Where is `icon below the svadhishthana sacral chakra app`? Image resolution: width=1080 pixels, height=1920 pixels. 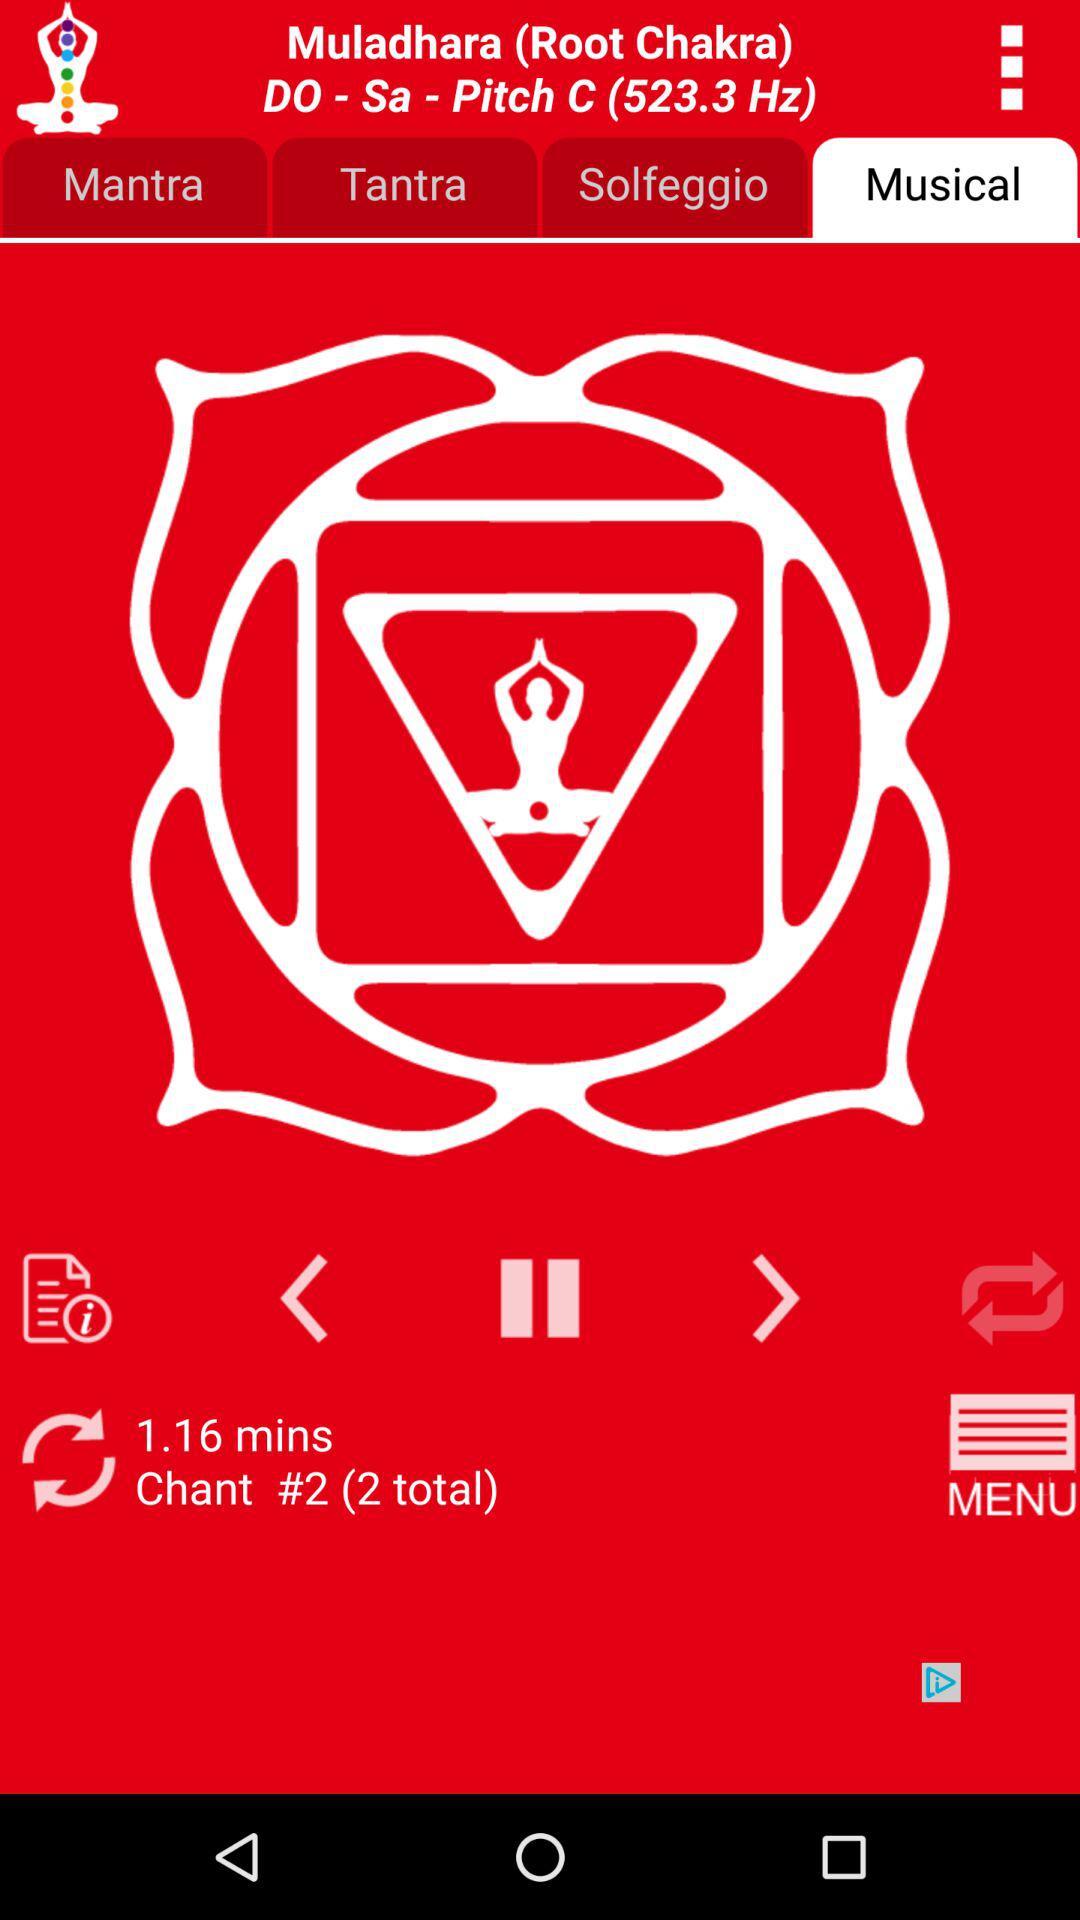 icon below the svadhishthana sacral chakra app is located at coordinates (405, 188).